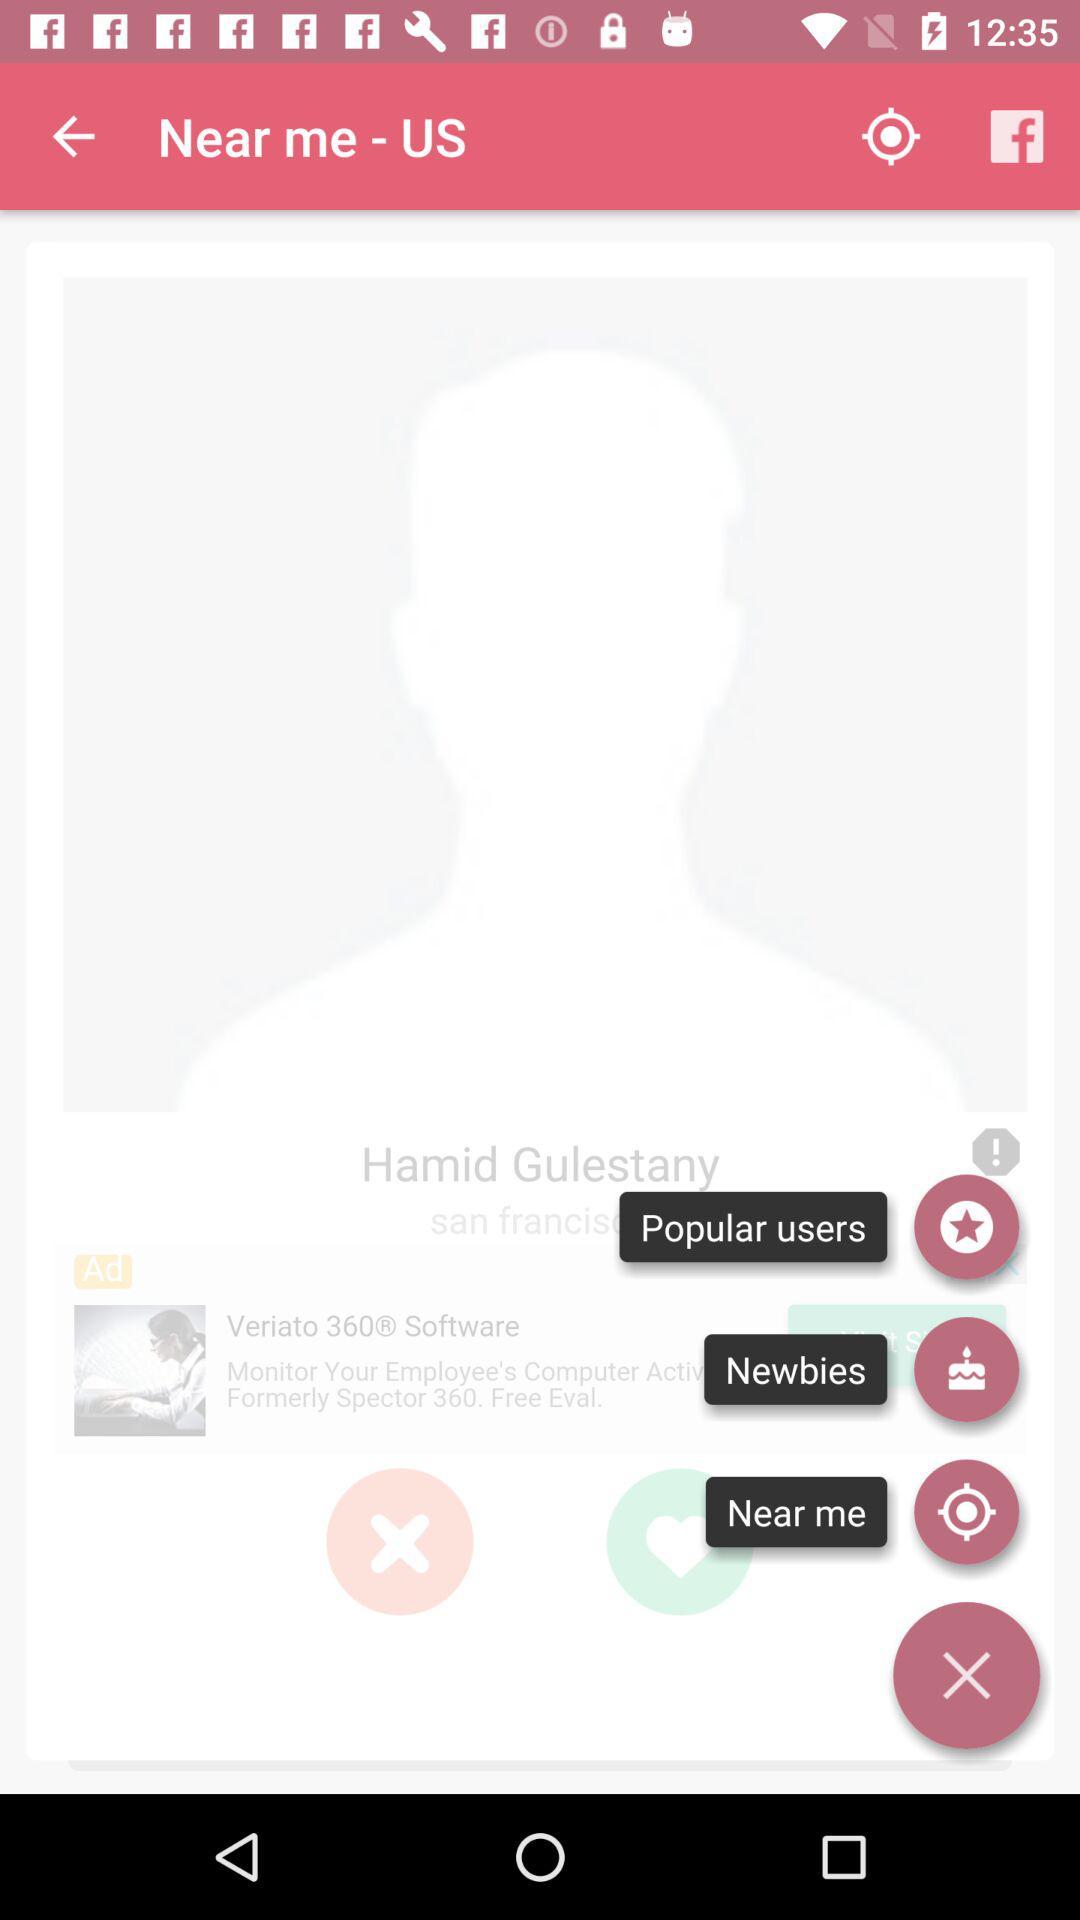 The image size is (1080, 1920). I want to click on the icon which on the top right corner, so click(1017, 136).